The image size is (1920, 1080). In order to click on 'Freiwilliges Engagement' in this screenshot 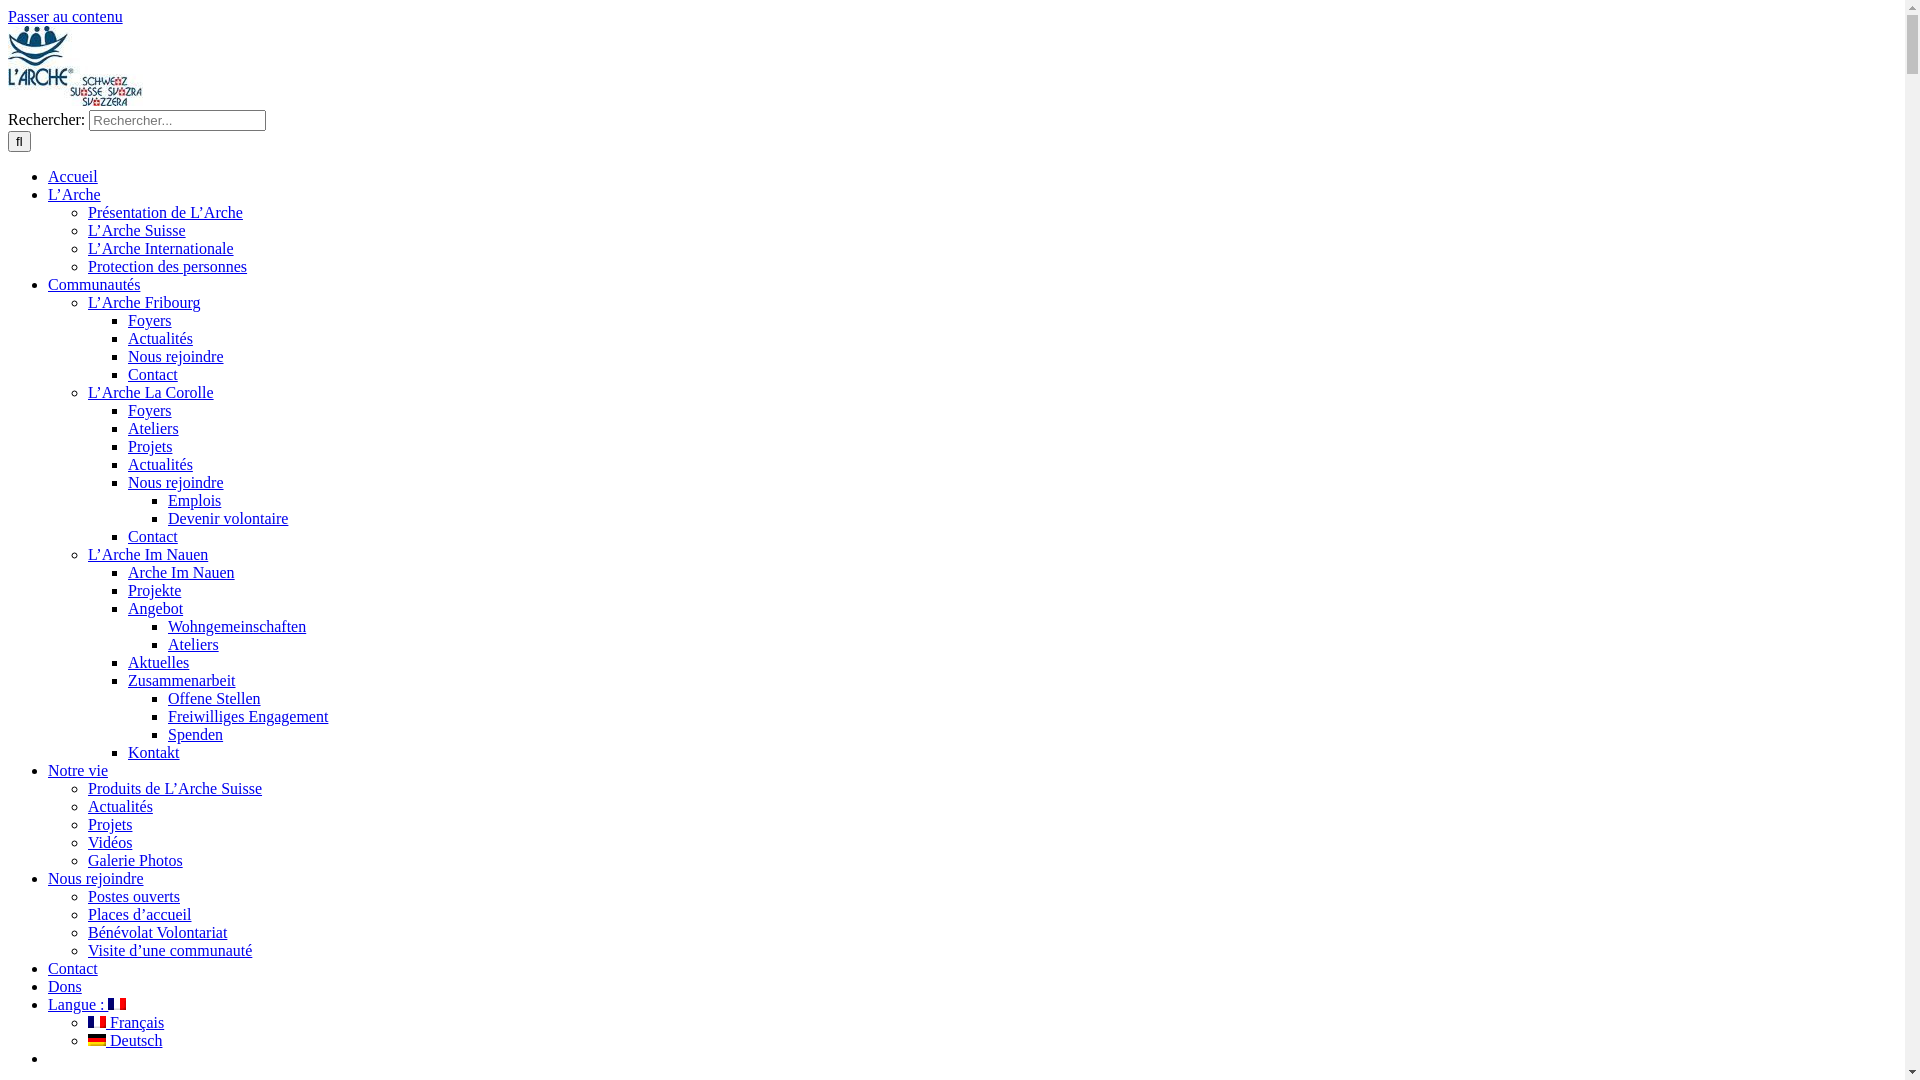, I will do `click(247, 715)`.